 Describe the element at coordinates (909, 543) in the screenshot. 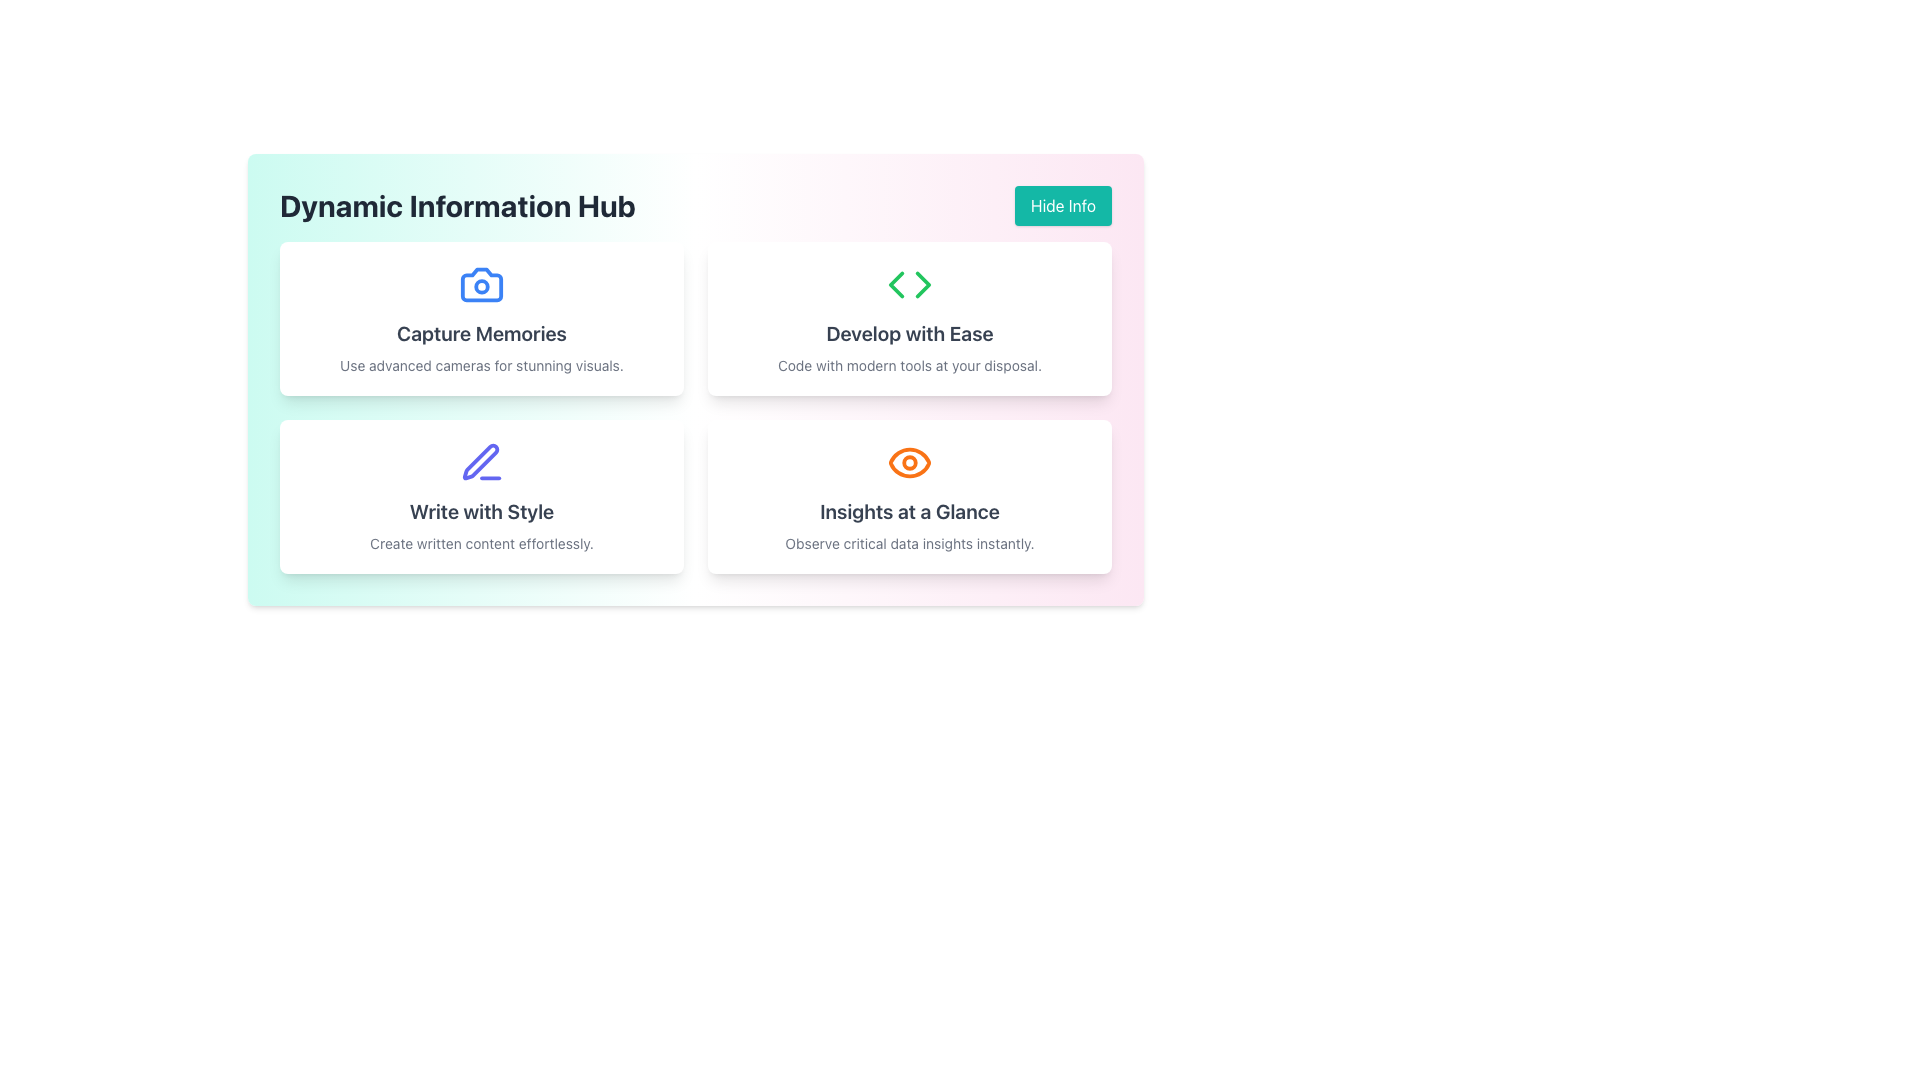

I see `the static text element displaying 'Observe critical data insights instantly.' which is styled in small gray text and located beneath the title 'Insights at a Glance' within a card component` at that location.